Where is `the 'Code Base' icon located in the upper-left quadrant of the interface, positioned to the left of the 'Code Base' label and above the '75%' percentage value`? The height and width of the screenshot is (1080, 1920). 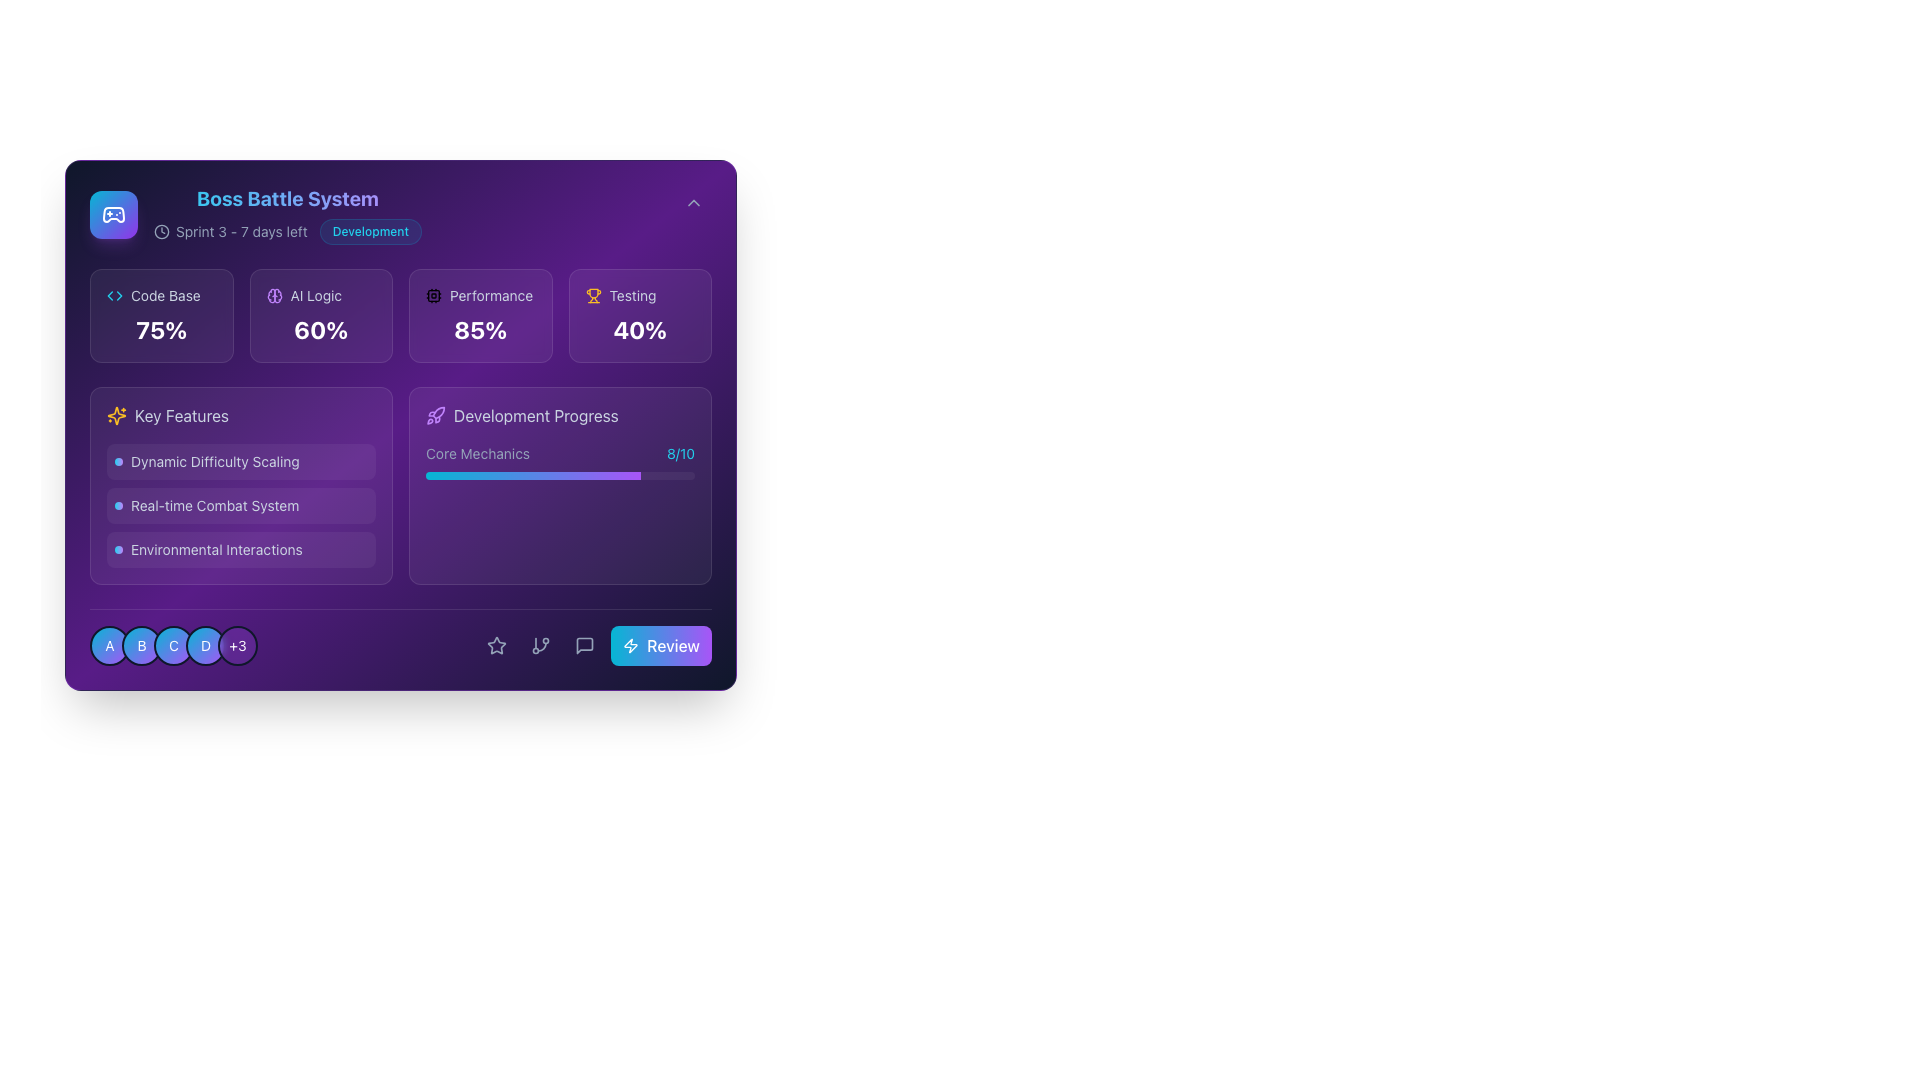 the 'Code Base' icon located in the upper-left quadrant of the interface, positioned to the left of the 'Code Base' label and above the '75%' percentage value is located at coordinates (114, 296).